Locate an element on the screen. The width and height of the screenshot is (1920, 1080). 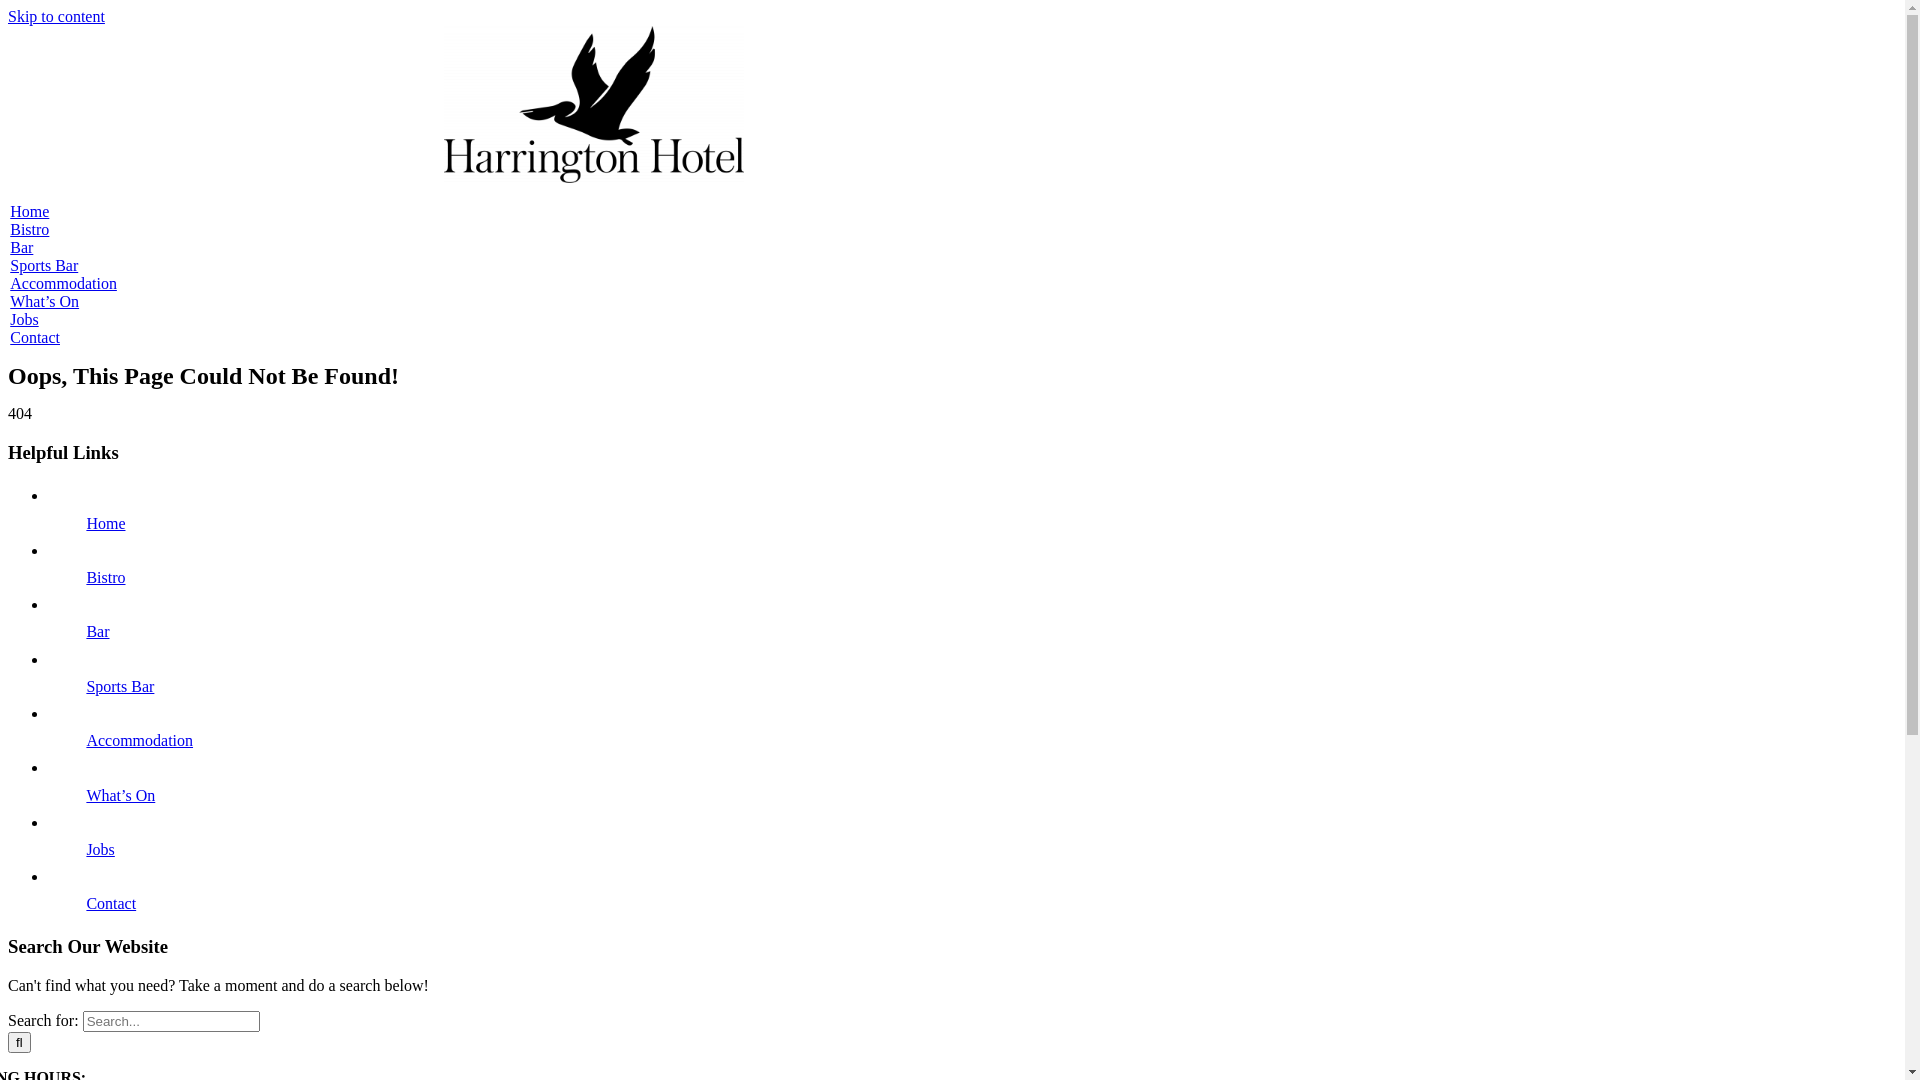
'Harrington Logo 1 Black' is located at coordinates (593, 104).